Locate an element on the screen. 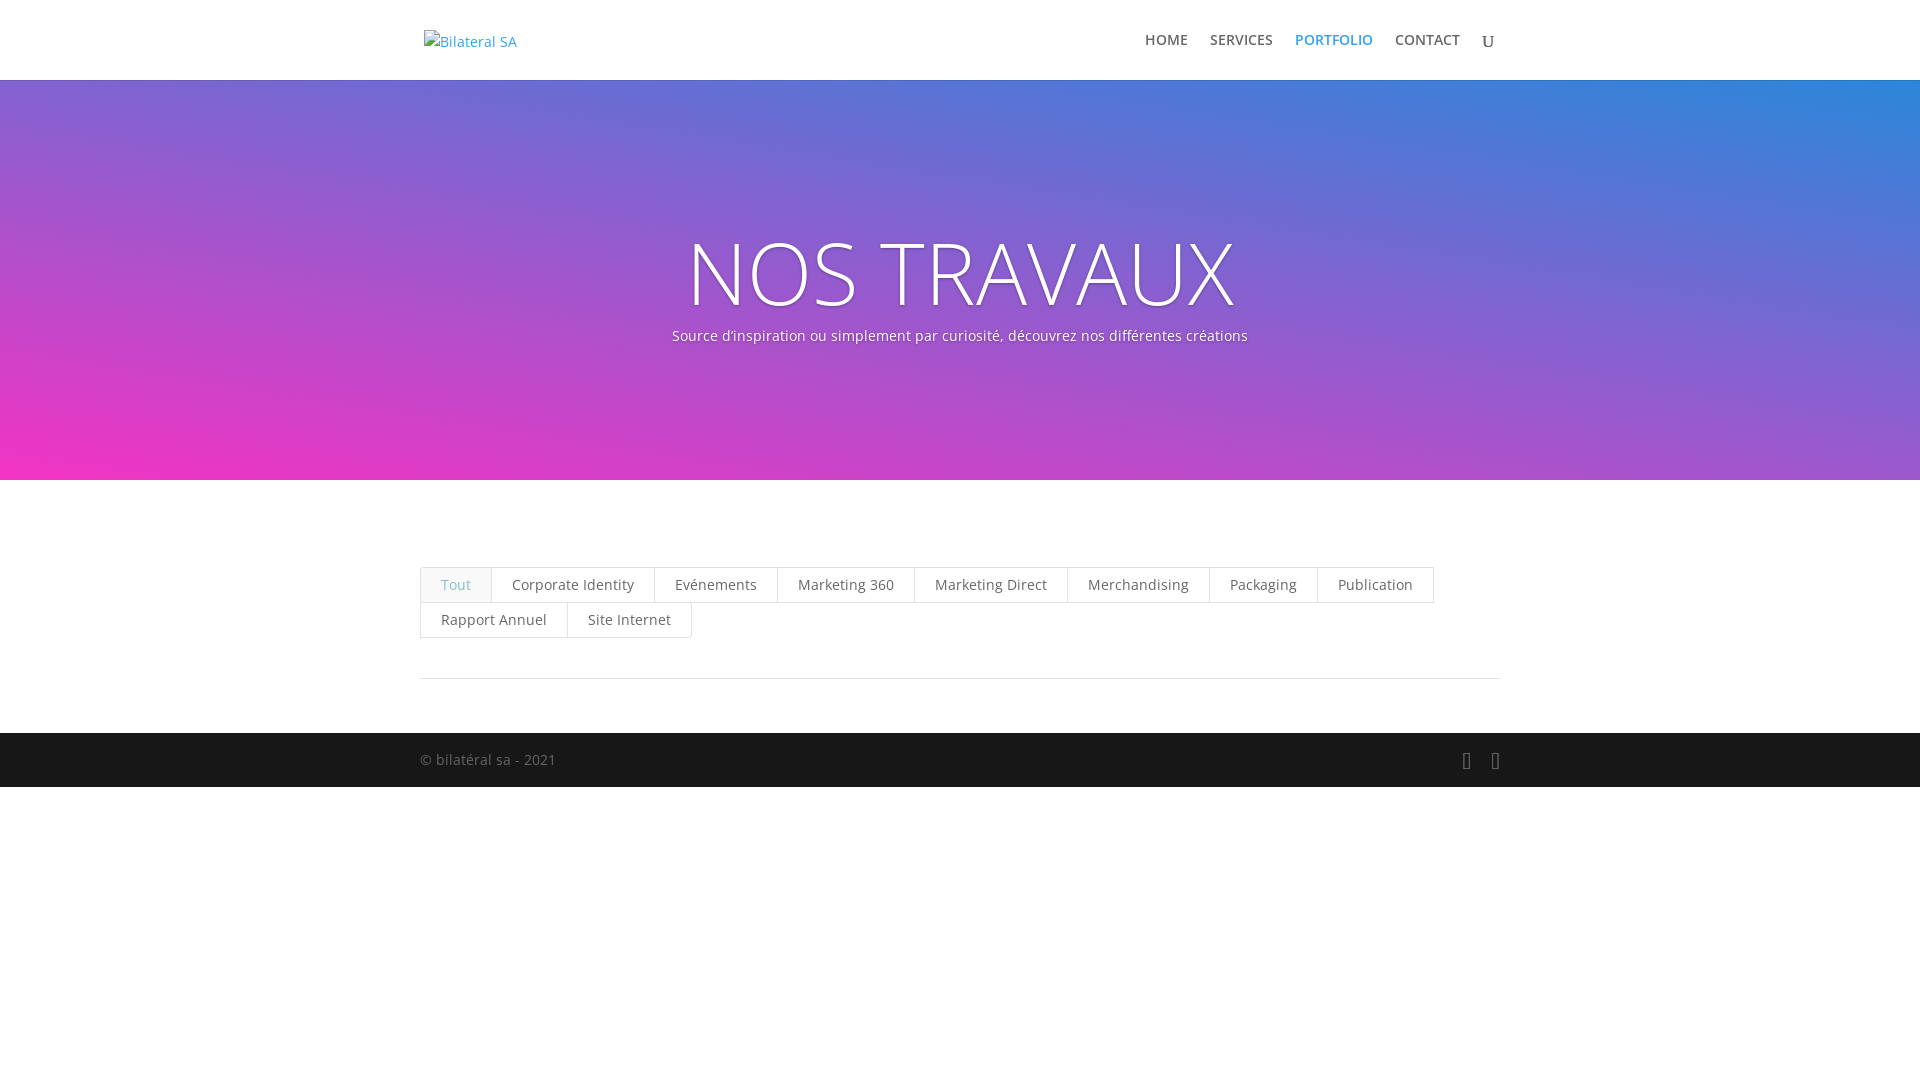 The height and width of the screenshot is (1080, 1920). 'Marketing 360' is located at coordinates (776, 585).